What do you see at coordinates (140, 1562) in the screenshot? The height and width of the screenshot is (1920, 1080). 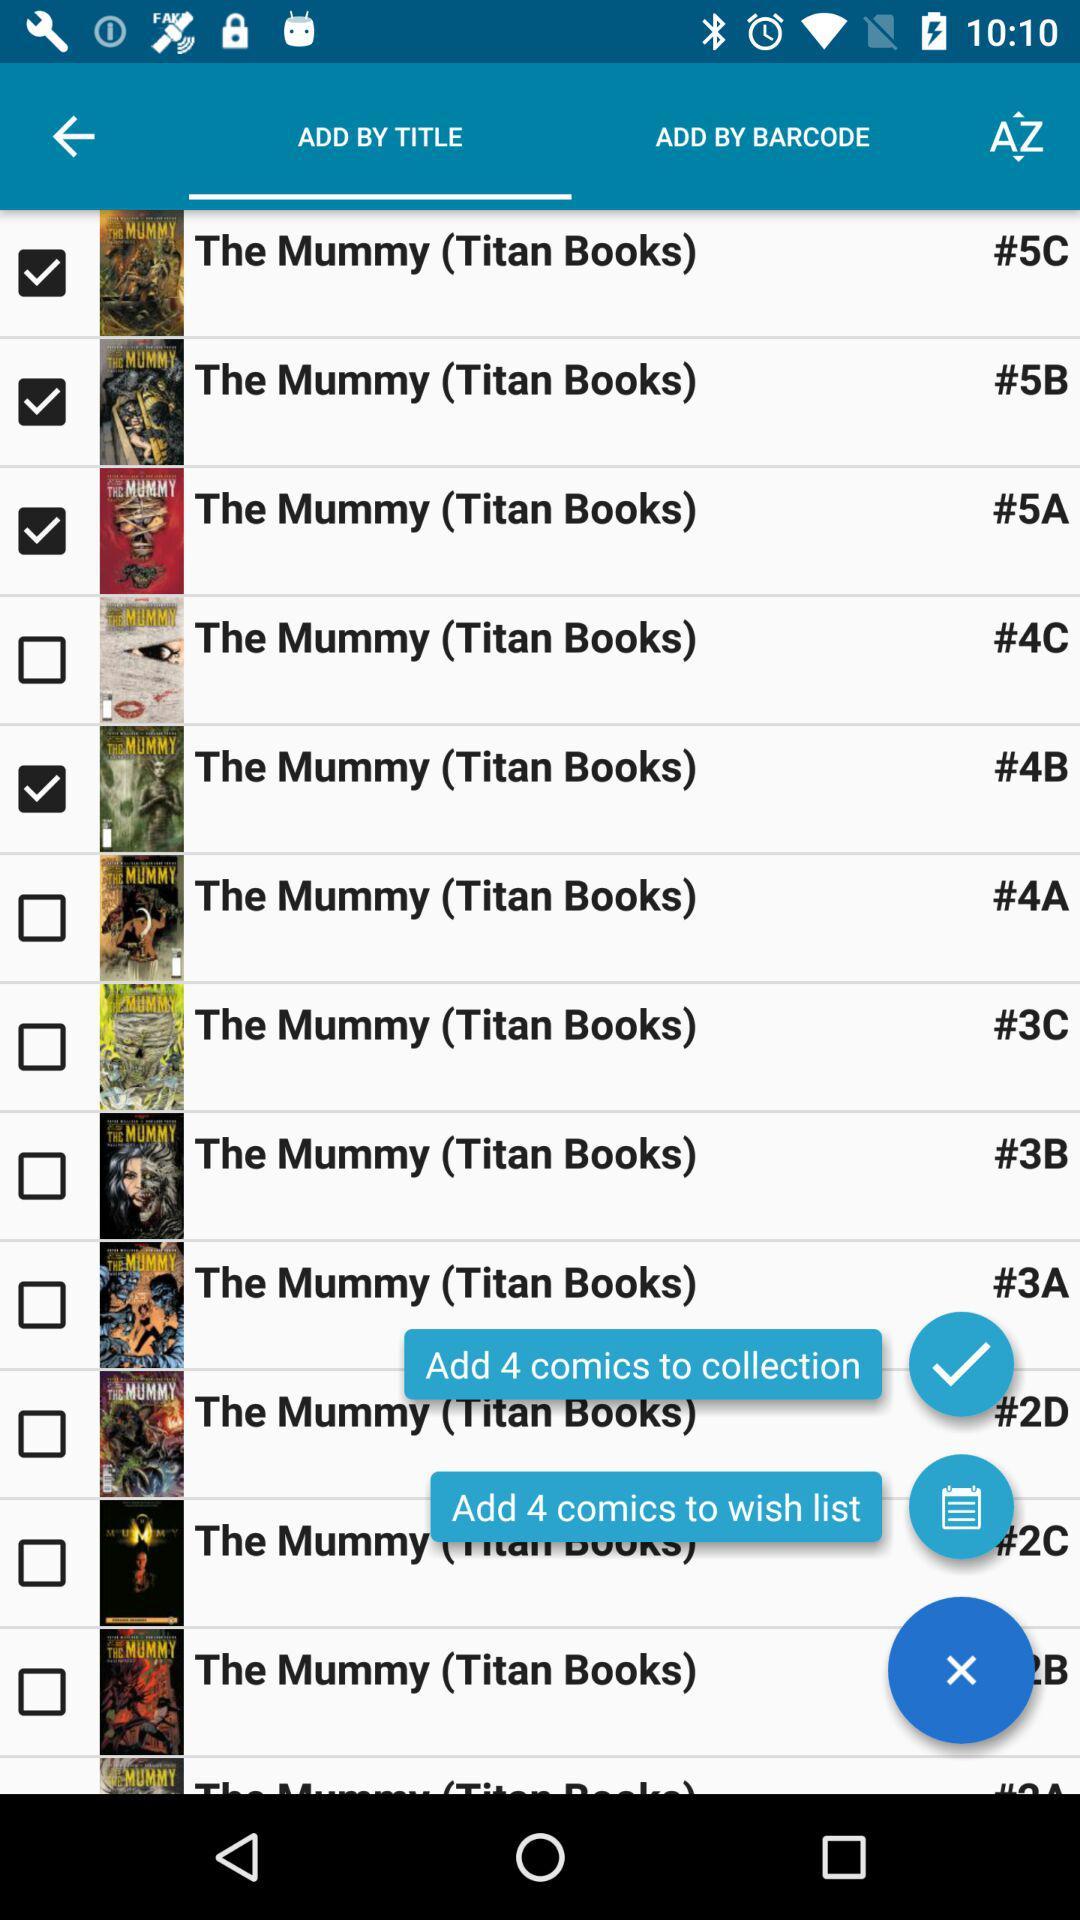 I see `zoom in on image` at bounding box center [140, 1562].